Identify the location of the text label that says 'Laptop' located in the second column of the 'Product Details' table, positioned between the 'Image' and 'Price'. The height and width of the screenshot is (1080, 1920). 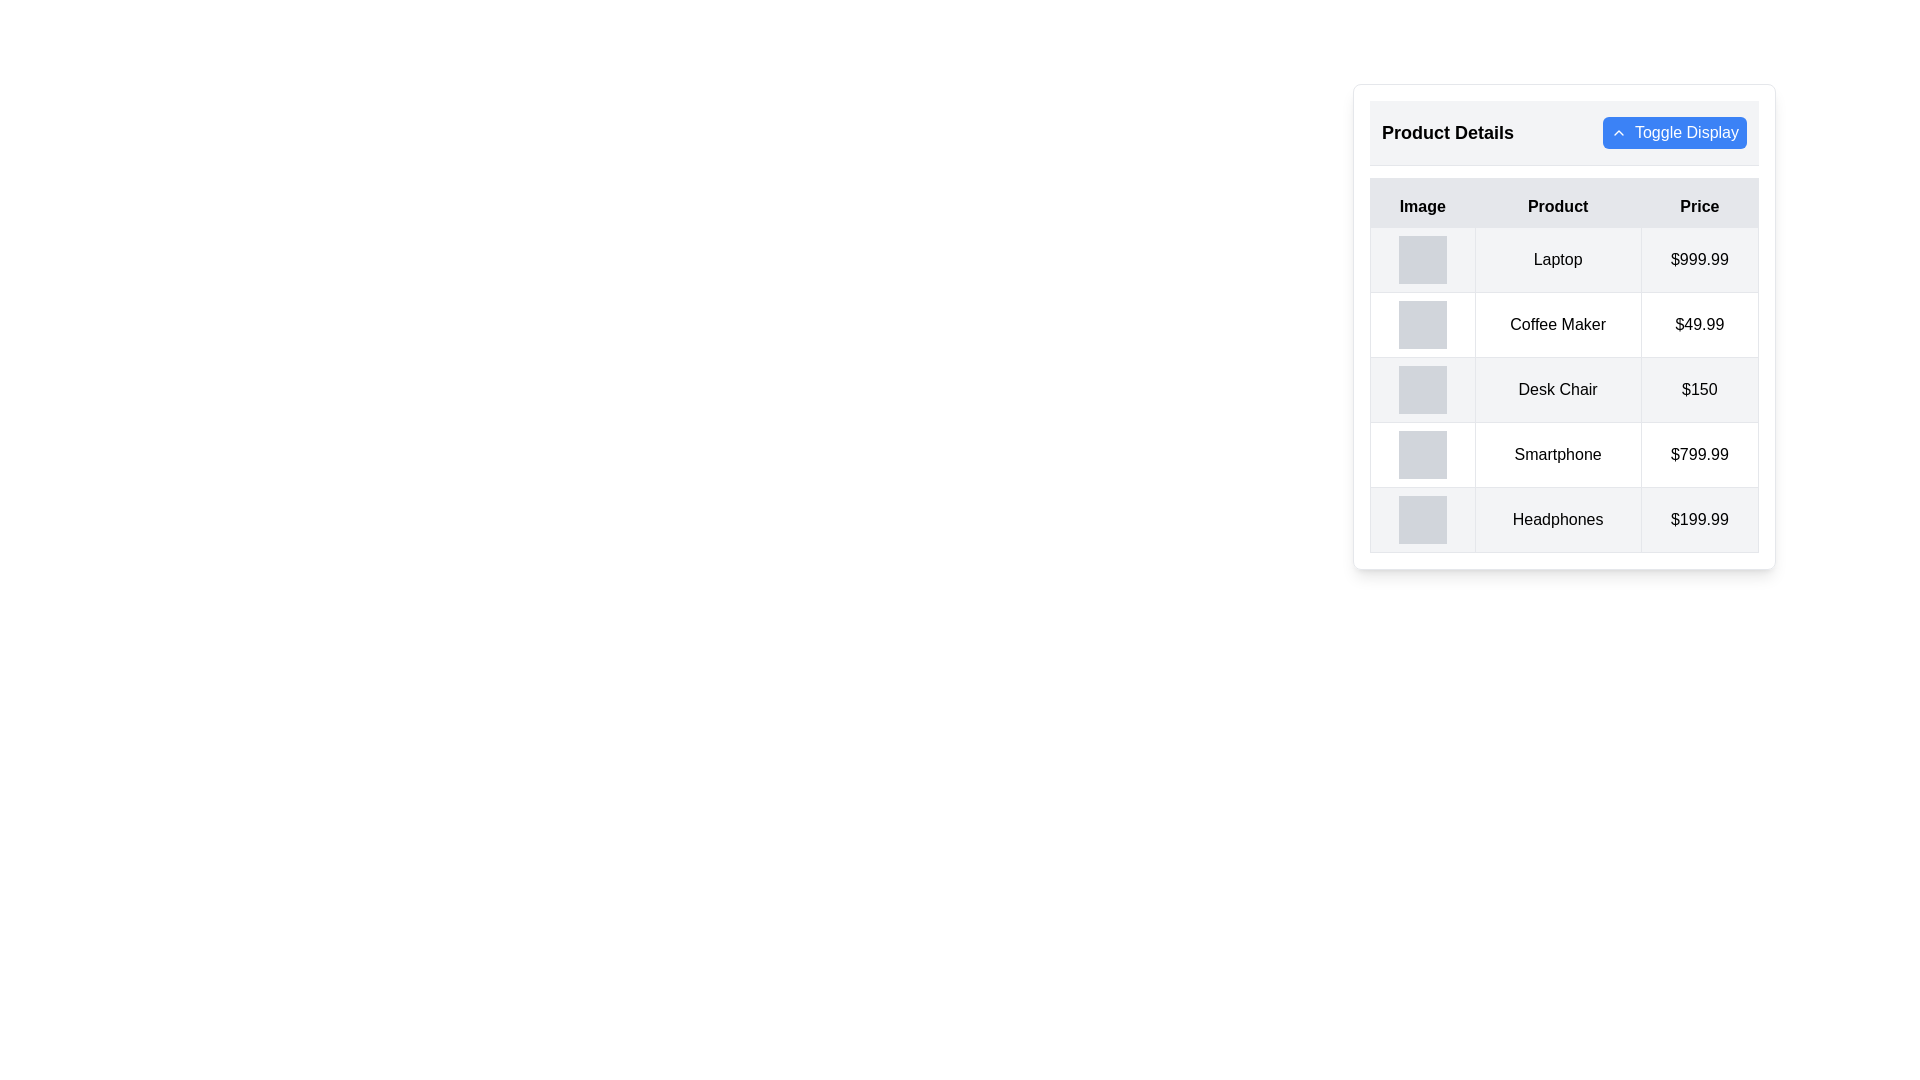
(1557, 258).